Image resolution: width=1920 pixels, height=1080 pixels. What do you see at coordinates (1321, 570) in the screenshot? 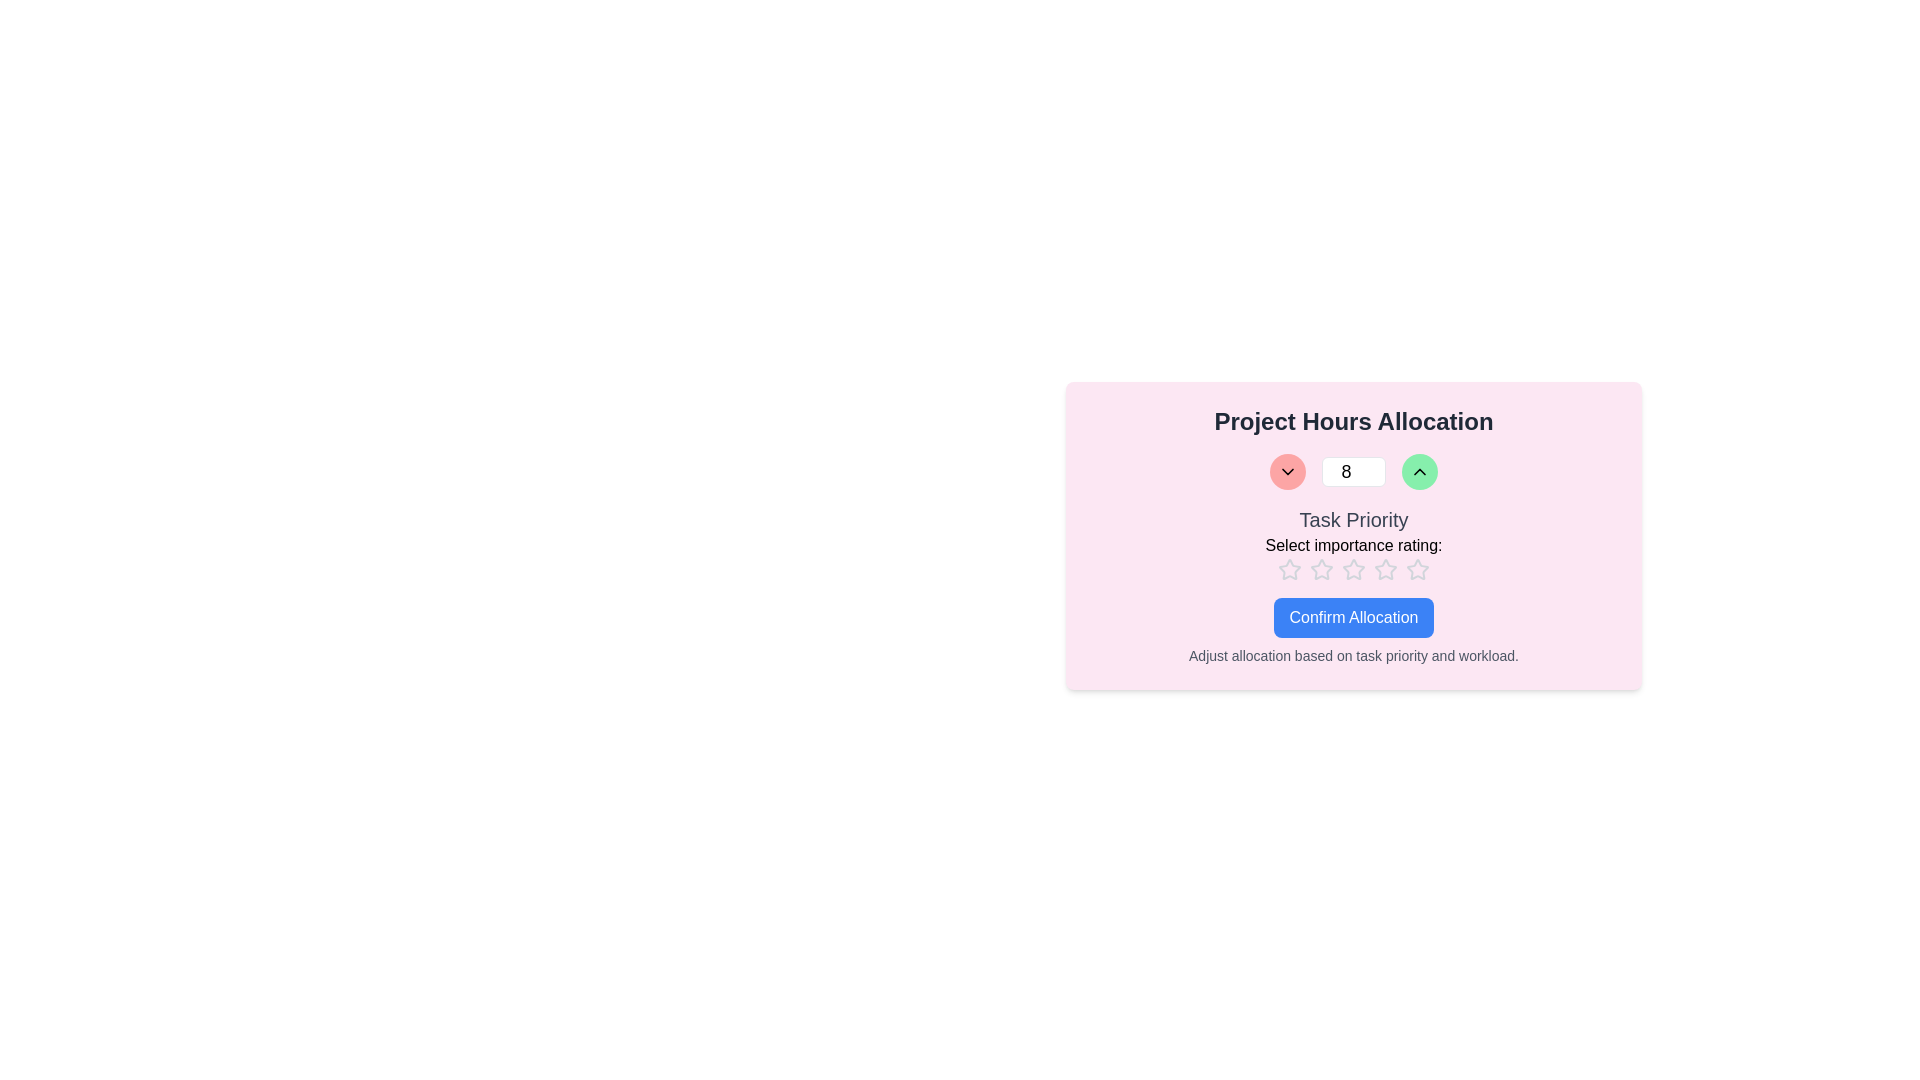
I see `the third star icon in the rating system` at bounding box center [1321, 570].